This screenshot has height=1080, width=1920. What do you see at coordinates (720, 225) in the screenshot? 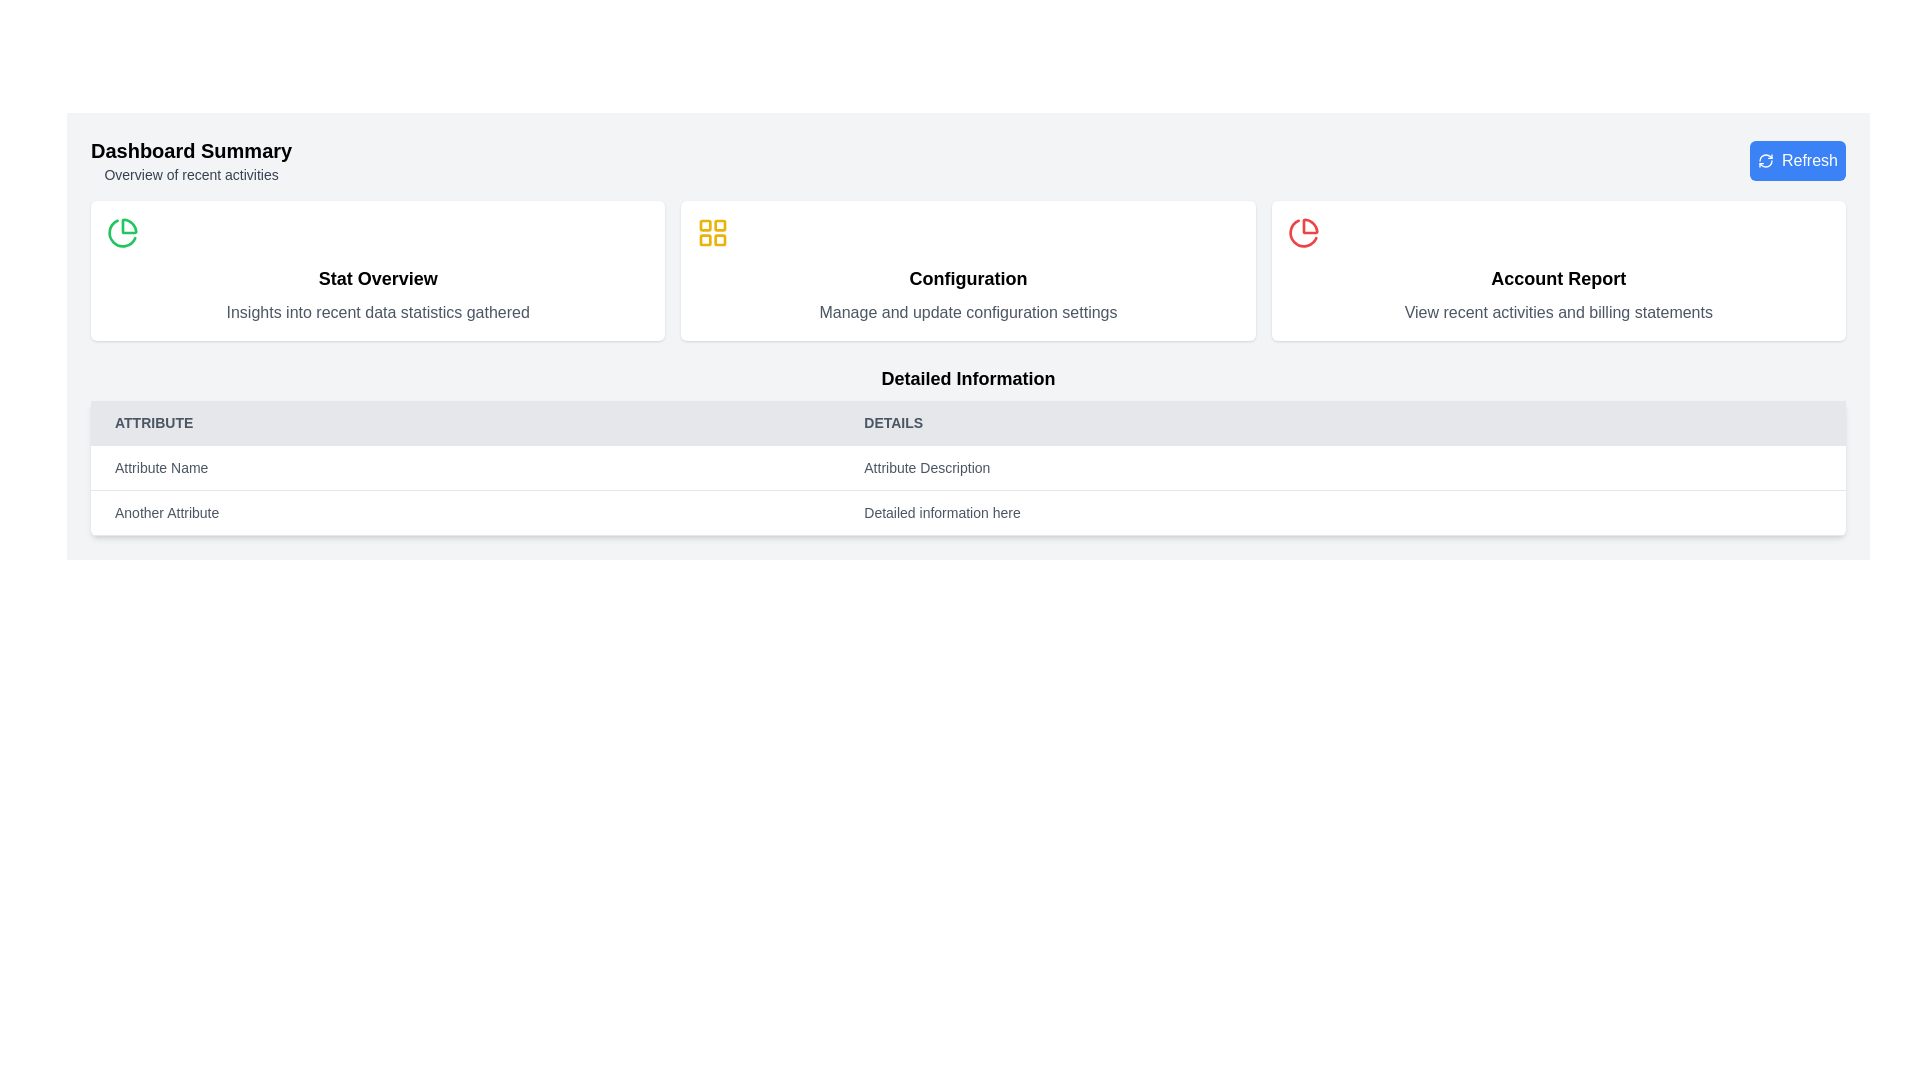
I see `the second square in the first row of the 2x2 grid icon located in the top-right portion of the grid in the 'Configuration' section of the Dashboard Summary` at bounding box center [720, 225].